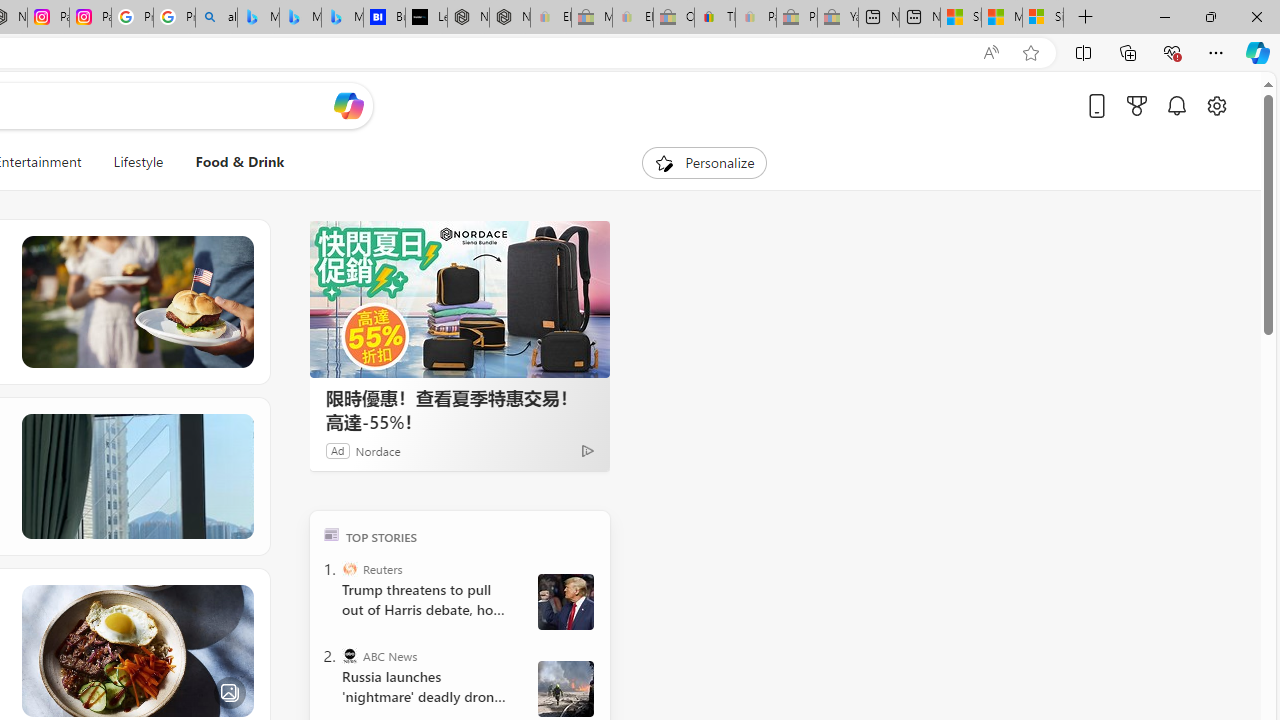 Image resolution: width=1280 pixels, height=720 pixels. I want to click on 'Lifestyle', so click(137, 162).